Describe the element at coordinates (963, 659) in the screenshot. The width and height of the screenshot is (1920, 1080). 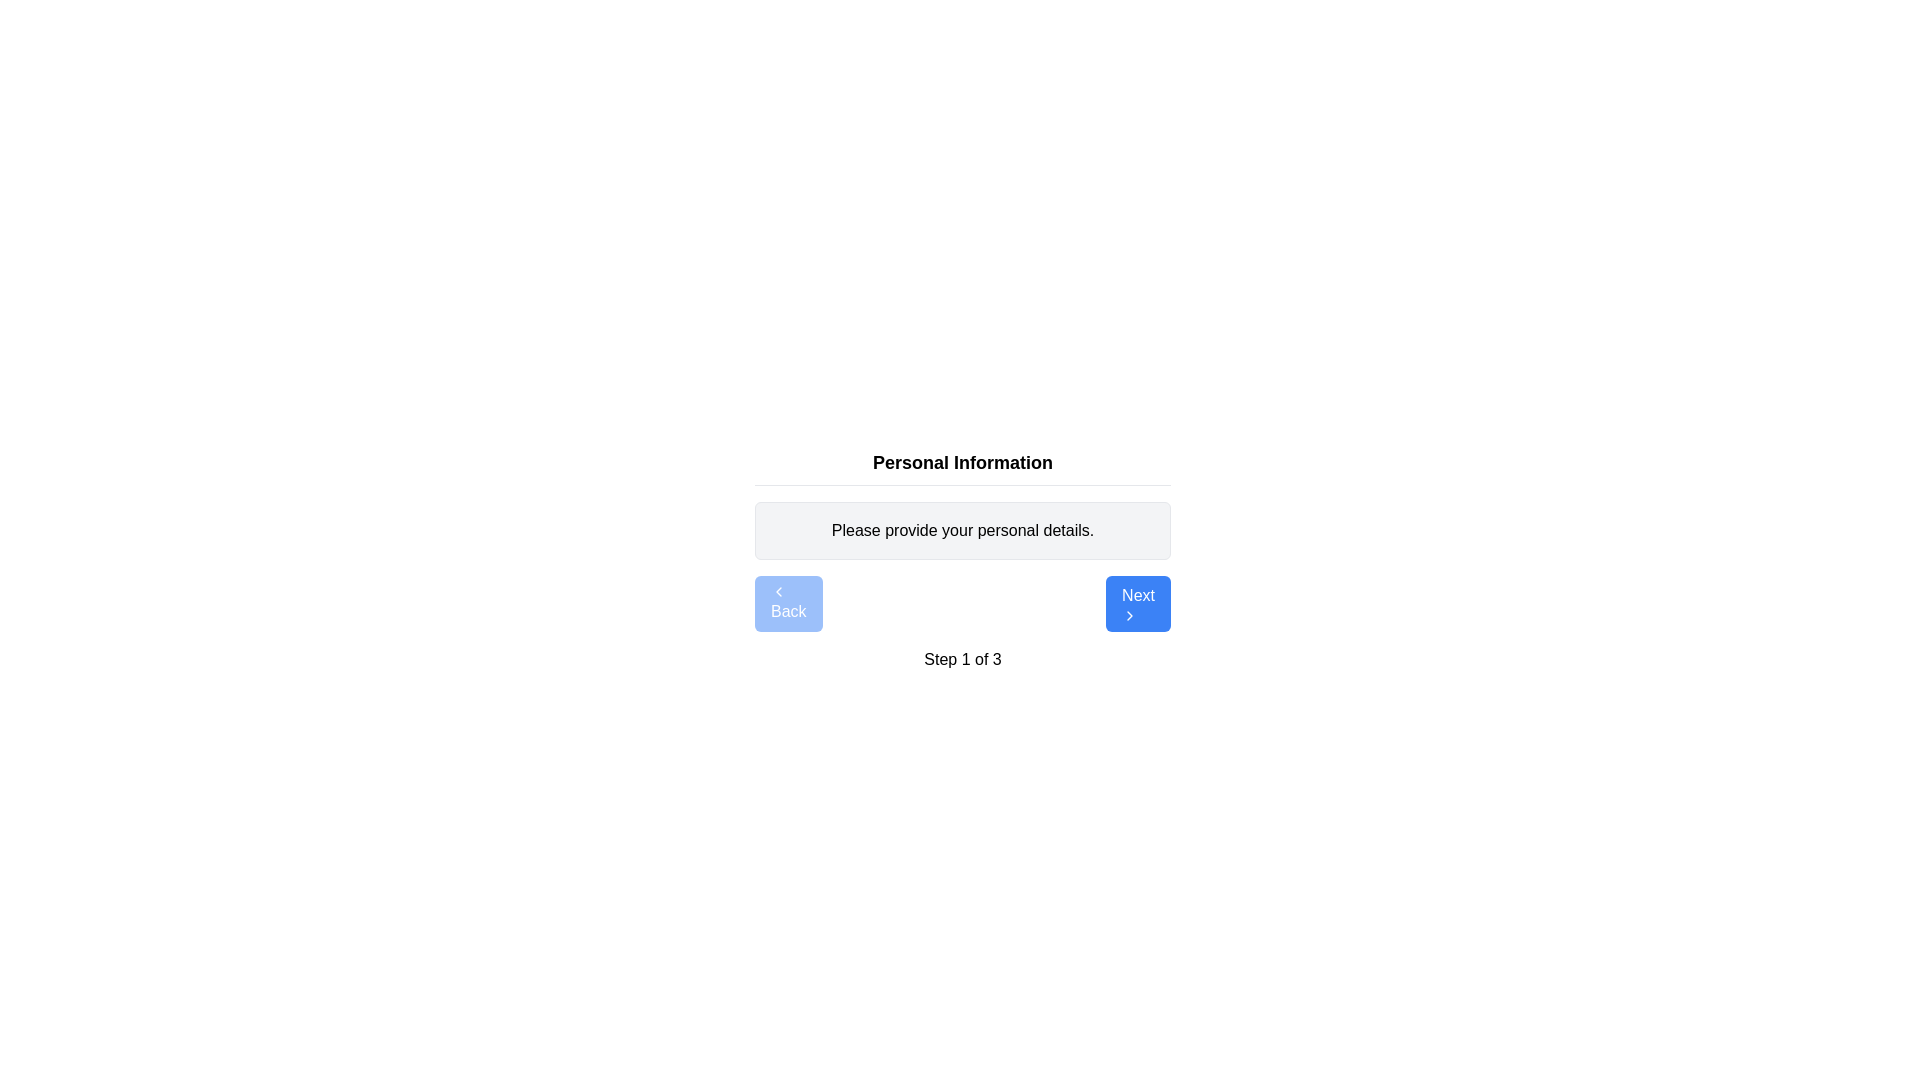
I see `text of the progress indicator label located at the bottom of the layout` at that location.